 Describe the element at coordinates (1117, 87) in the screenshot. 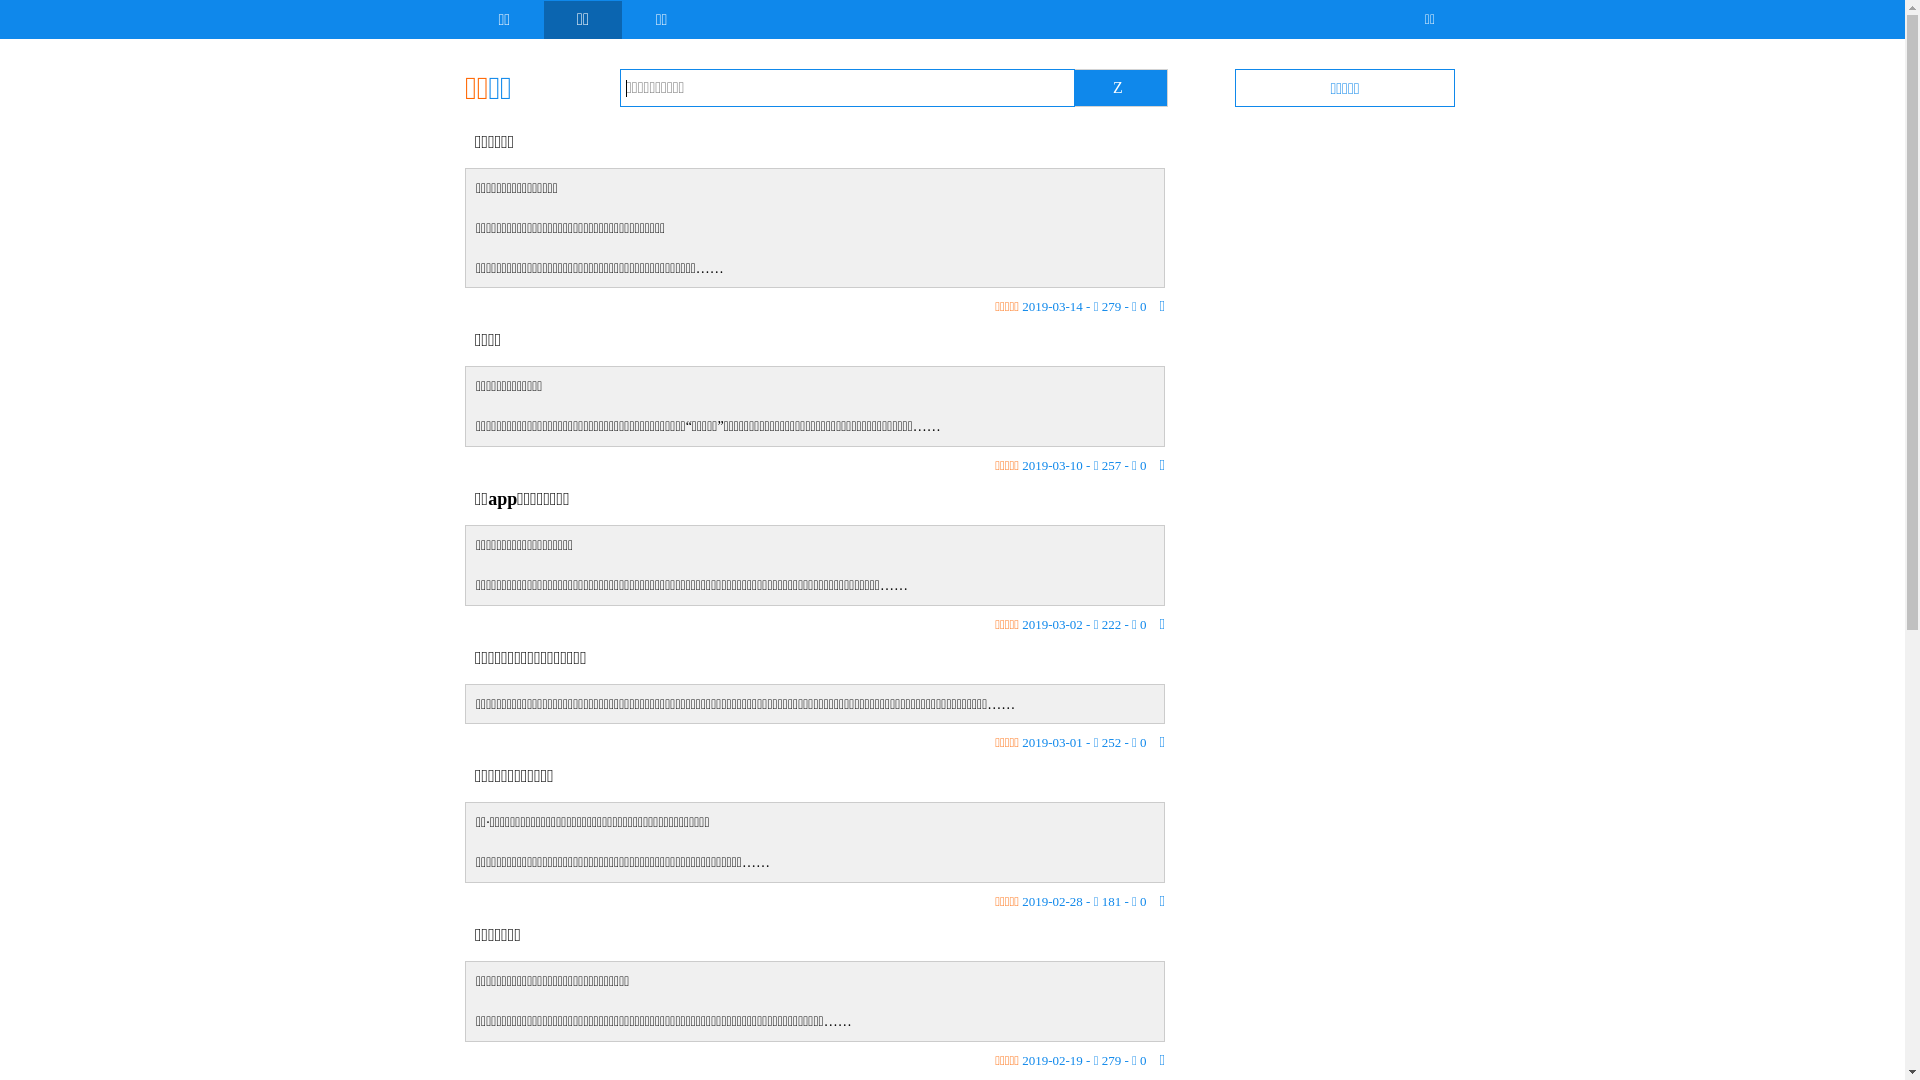

I see `'Z'` at that location.